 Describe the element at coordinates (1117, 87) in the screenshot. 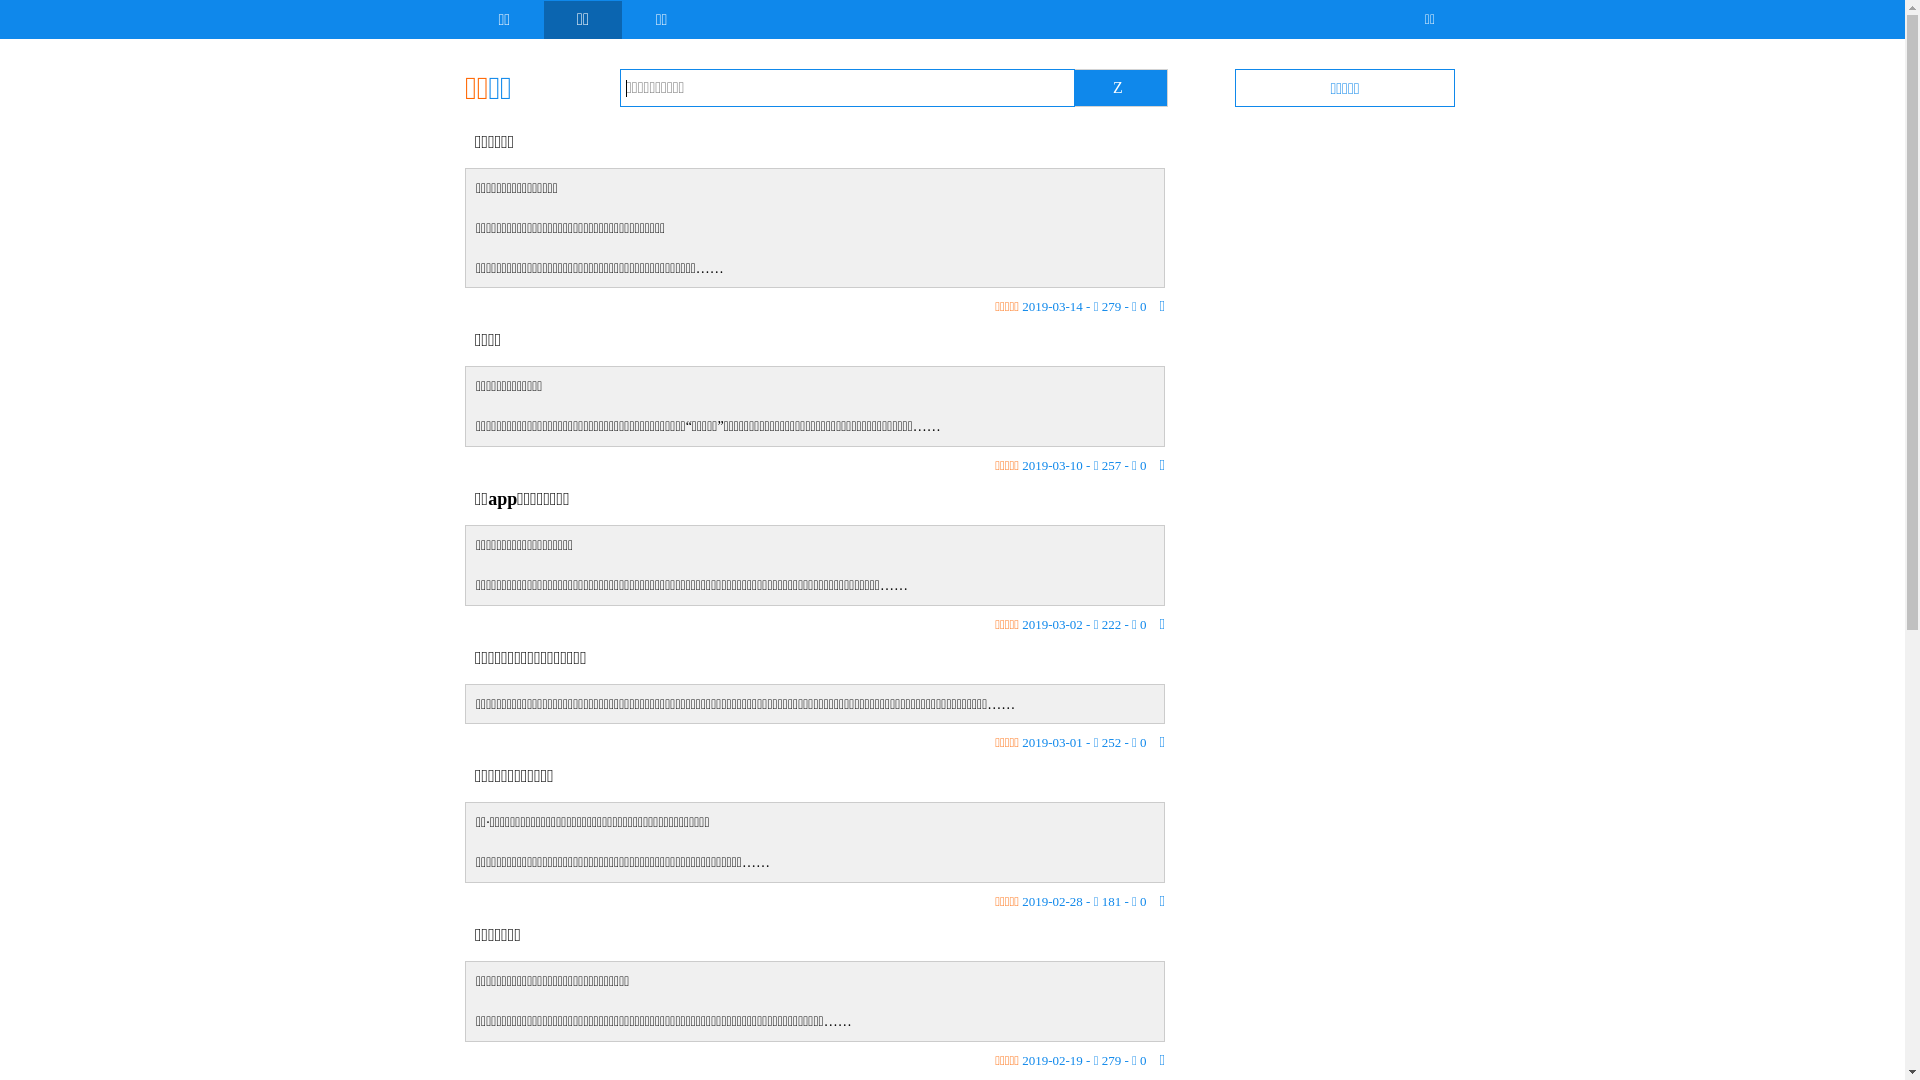

I see `'Z'` at that location.